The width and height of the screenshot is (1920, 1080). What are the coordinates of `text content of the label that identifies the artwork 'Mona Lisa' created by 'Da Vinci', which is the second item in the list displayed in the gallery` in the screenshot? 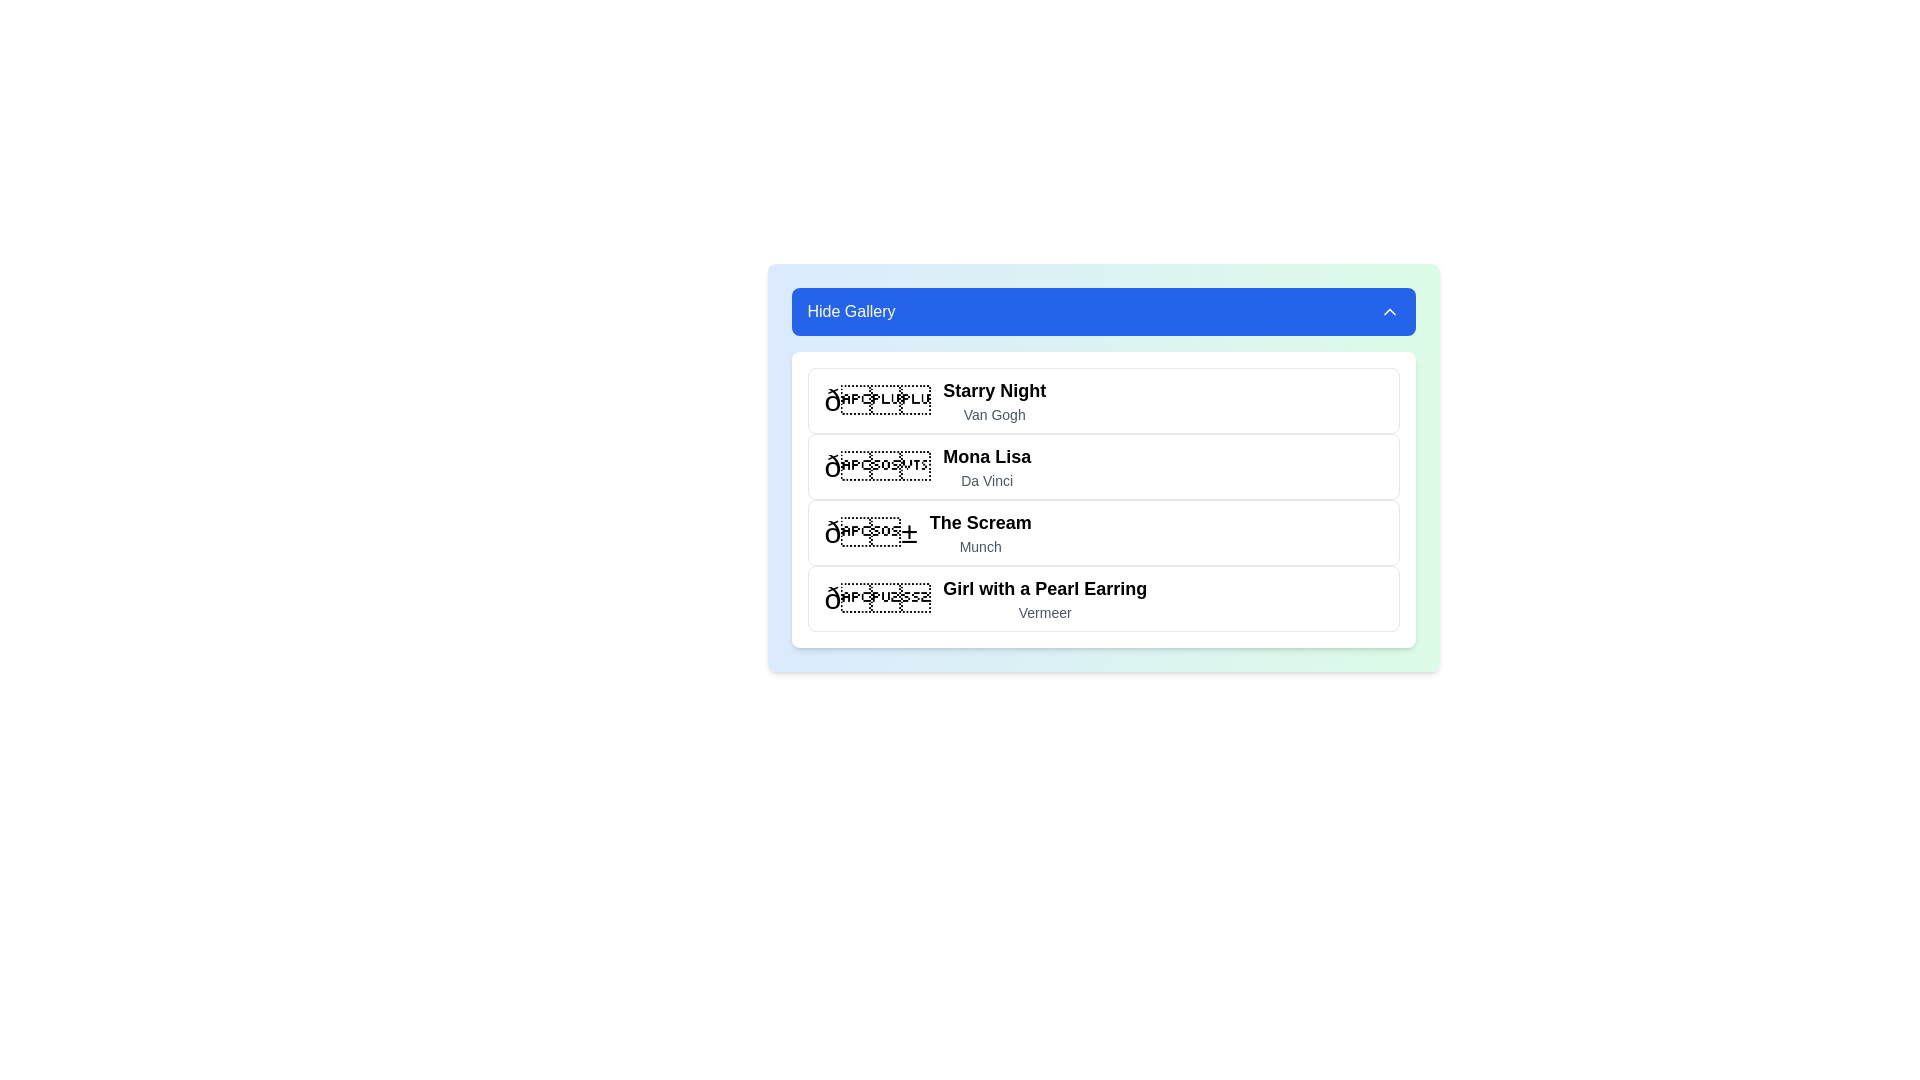 It's located at (987, 466).